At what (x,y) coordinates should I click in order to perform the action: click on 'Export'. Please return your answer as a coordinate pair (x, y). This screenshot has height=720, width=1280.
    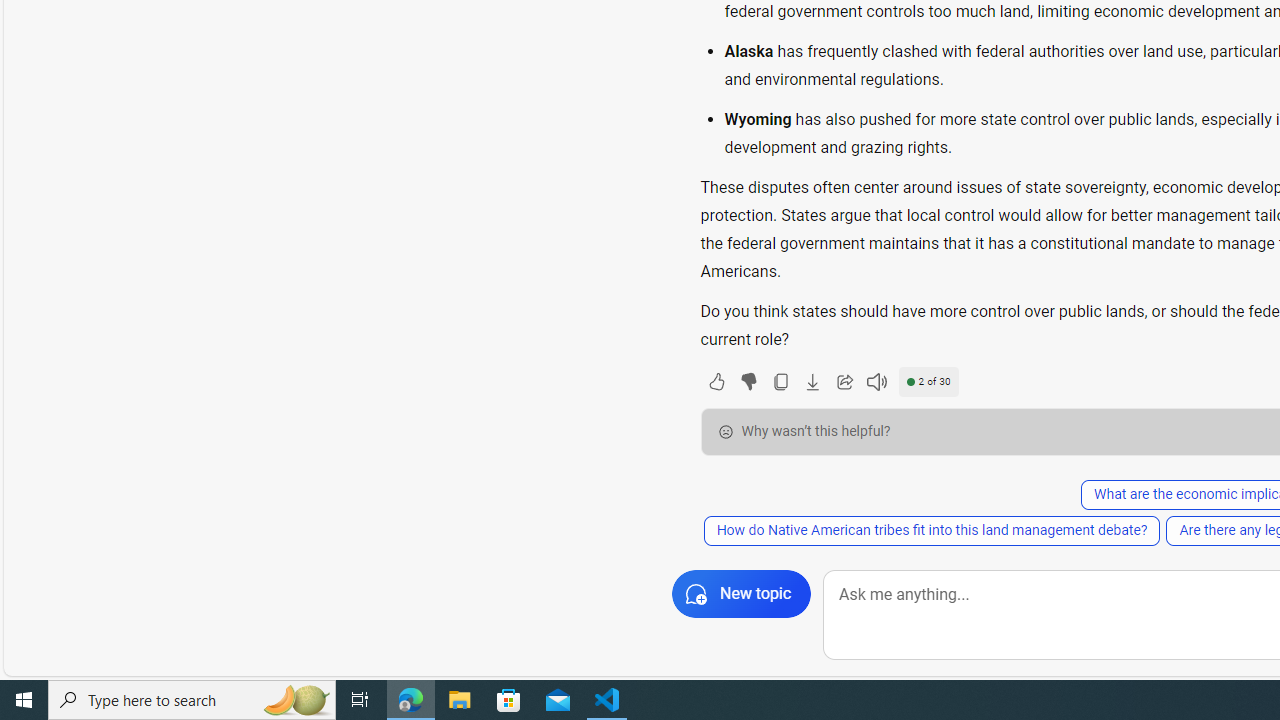
    Looking at the image, I should click on (812, 381).